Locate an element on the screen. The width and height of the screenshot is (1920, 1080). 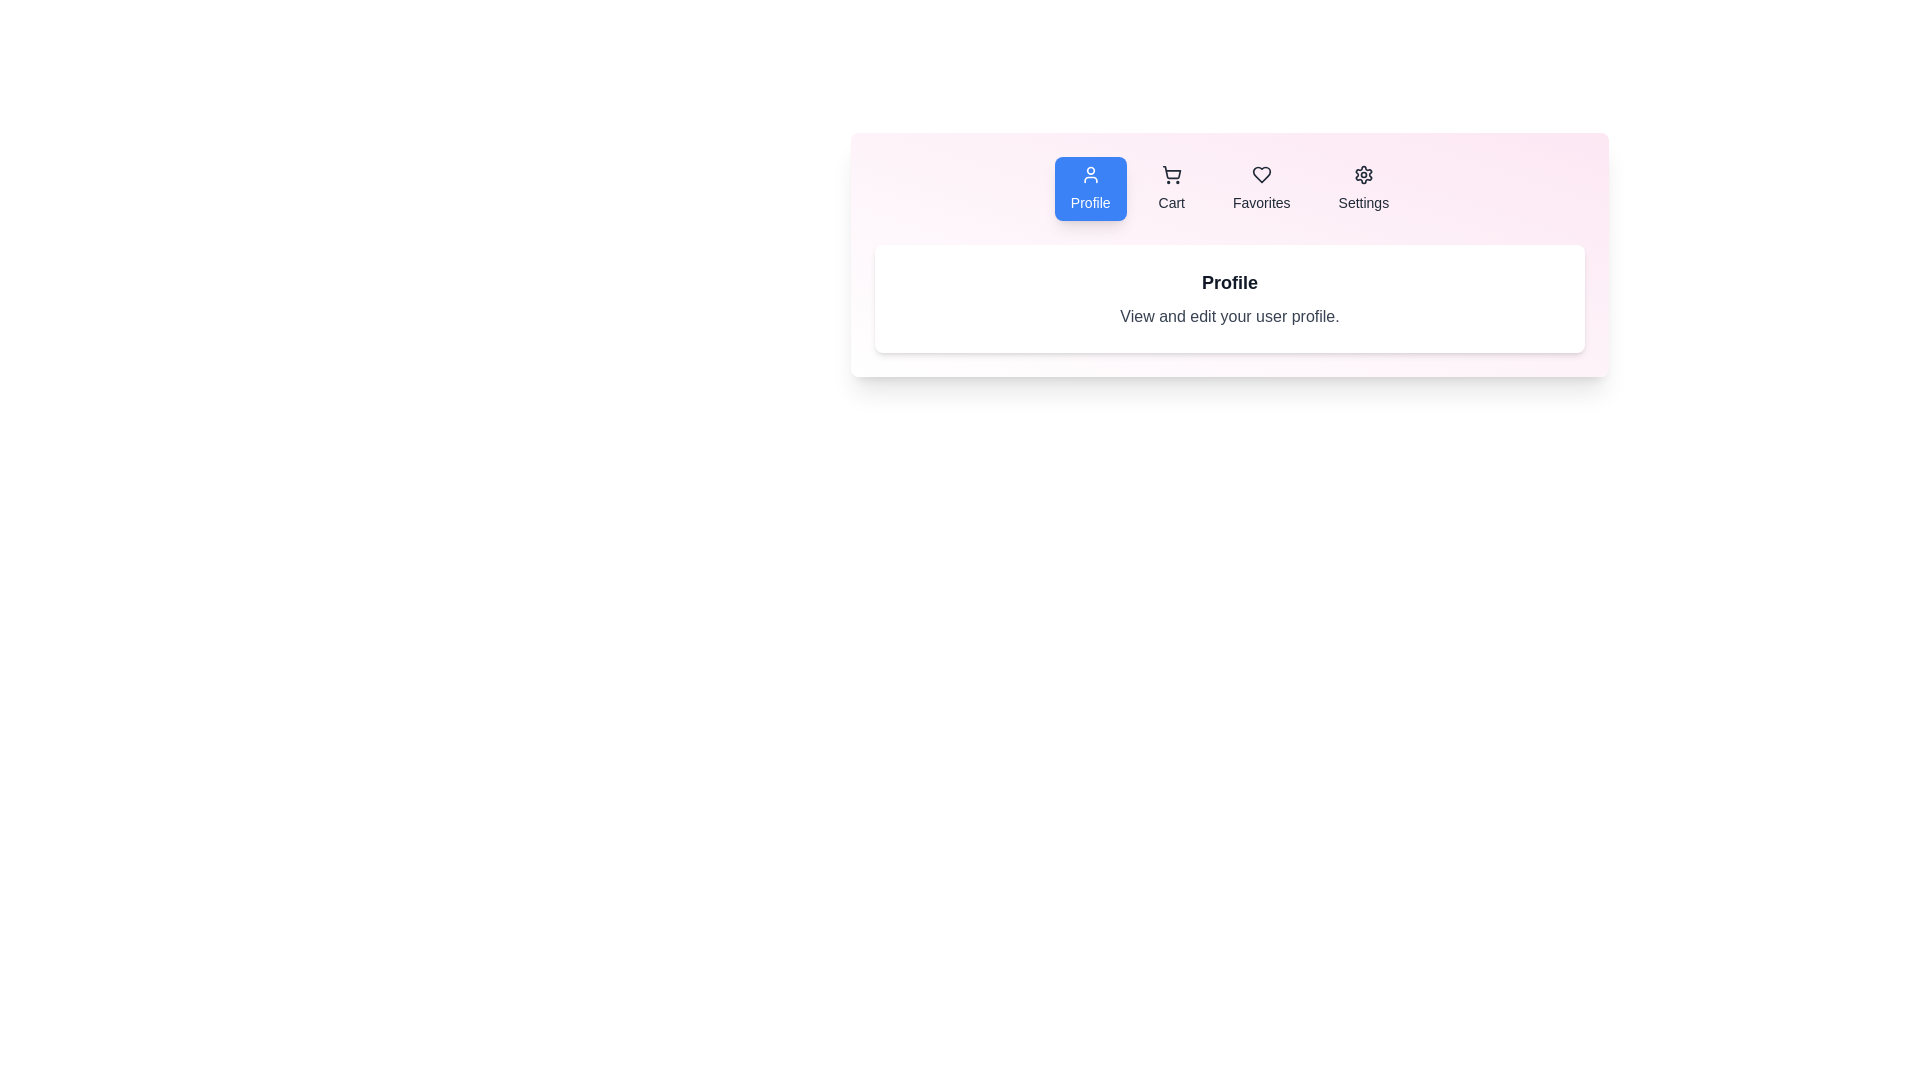
the tab labeled Favorites to view its content is located at coordinates (1260, 189).